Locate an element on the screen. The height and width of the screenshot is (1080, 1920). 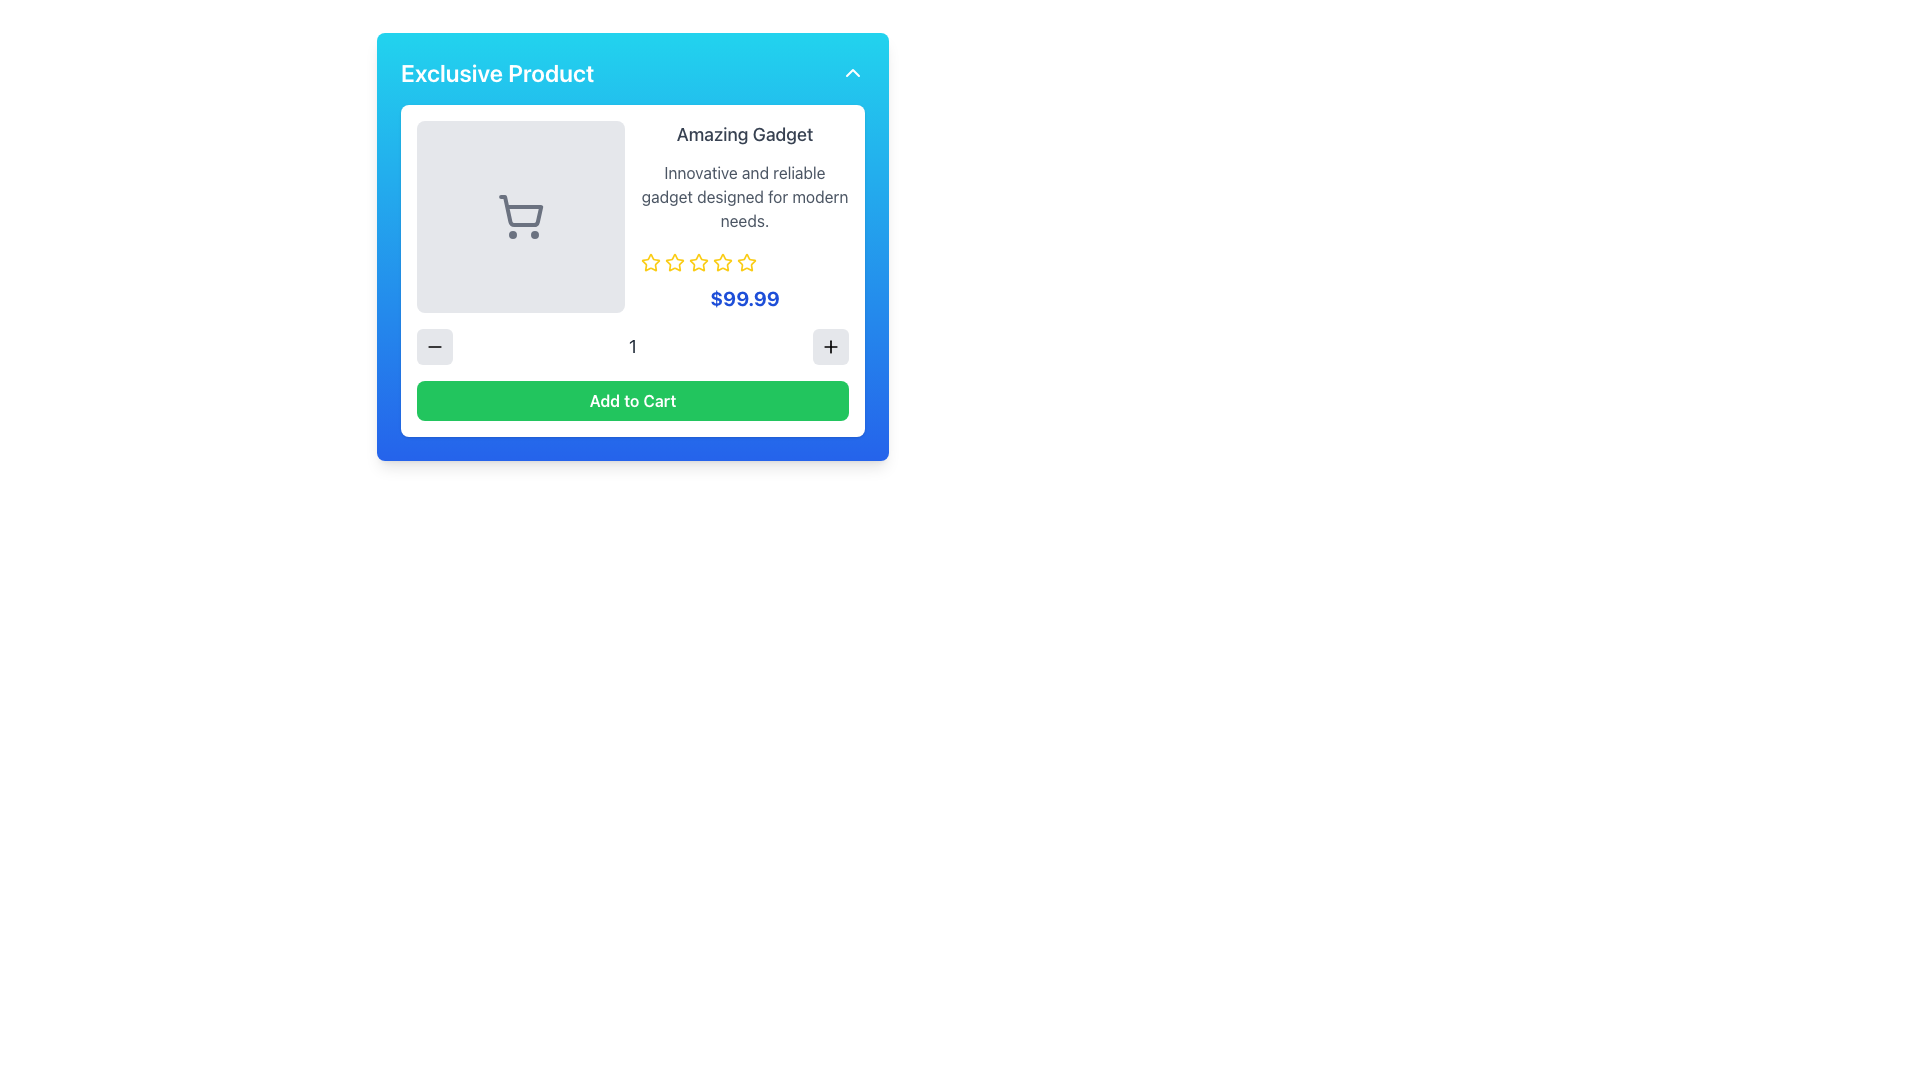
the horizontally elongated green 'Add to Cart' button with white text is located at coordinates (632, 401).